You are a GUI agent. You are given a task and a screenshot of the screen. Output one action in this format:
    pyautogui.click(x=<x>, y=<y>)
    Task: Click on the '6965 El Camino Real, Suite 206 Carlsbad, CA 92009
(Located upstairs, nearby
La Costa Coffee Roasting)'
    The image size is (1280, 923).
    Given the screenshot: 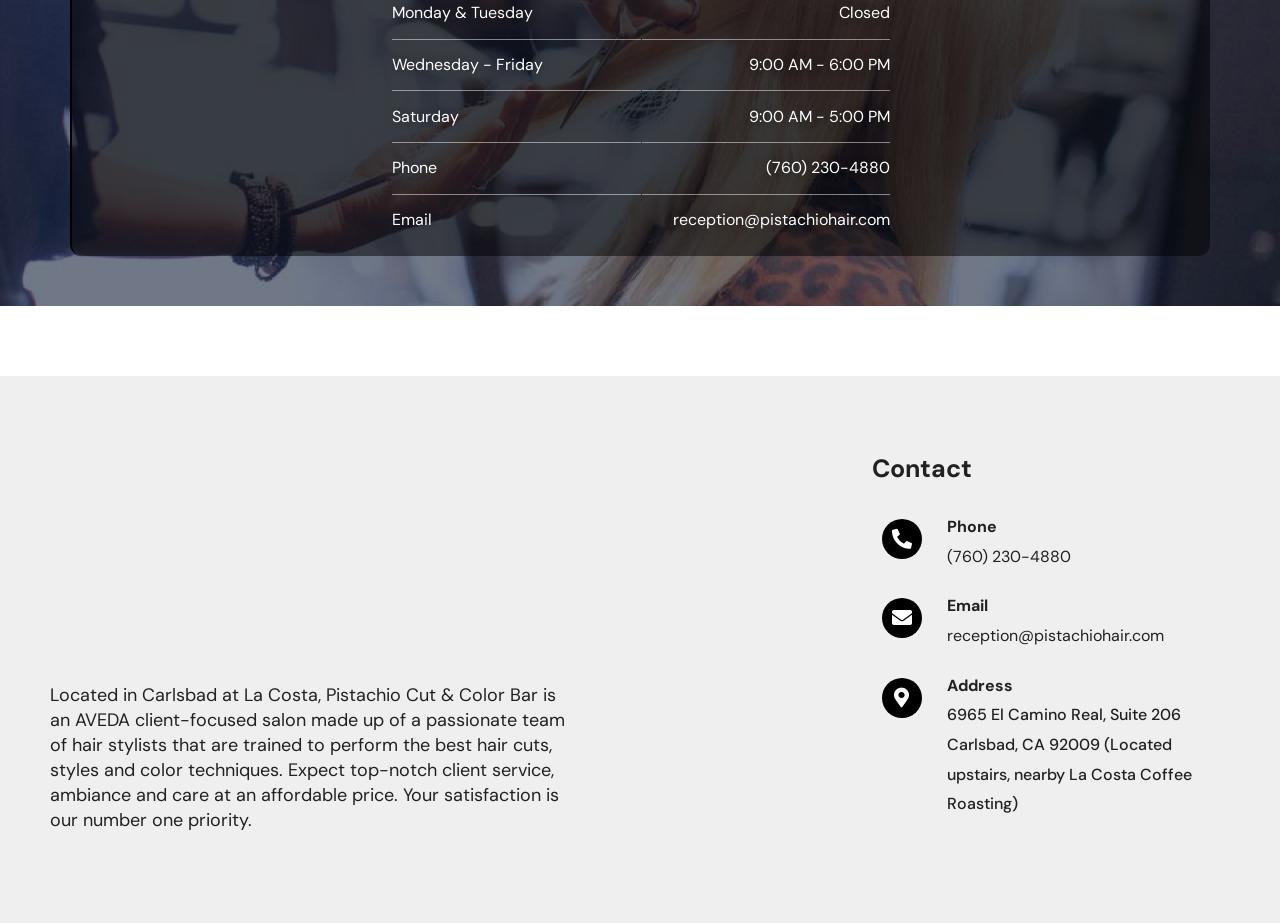 What is the action you would take?
    pyautogui.click(x=1067, y=757)
    